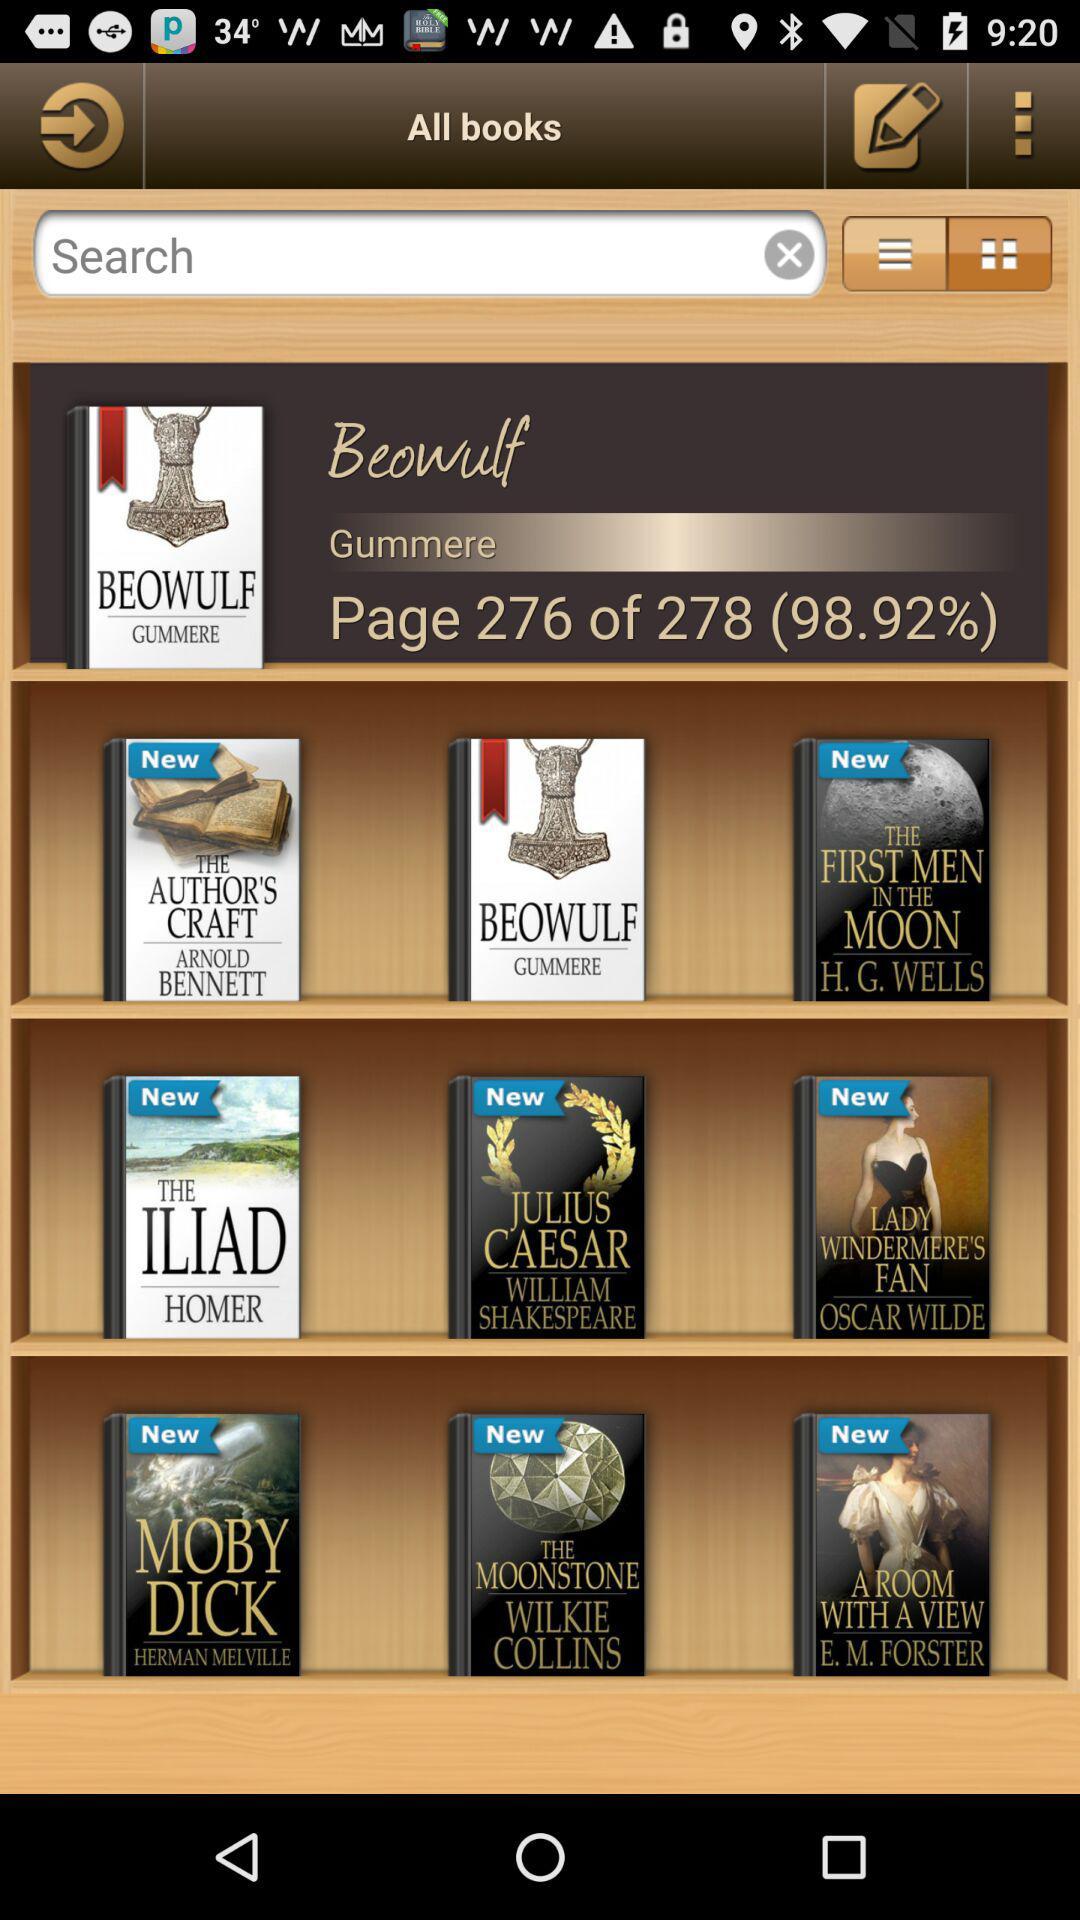  What do you see at coordinates (999, 253) in the screenshot?
I see `change to gallery view` at bounding box center [999, 253].